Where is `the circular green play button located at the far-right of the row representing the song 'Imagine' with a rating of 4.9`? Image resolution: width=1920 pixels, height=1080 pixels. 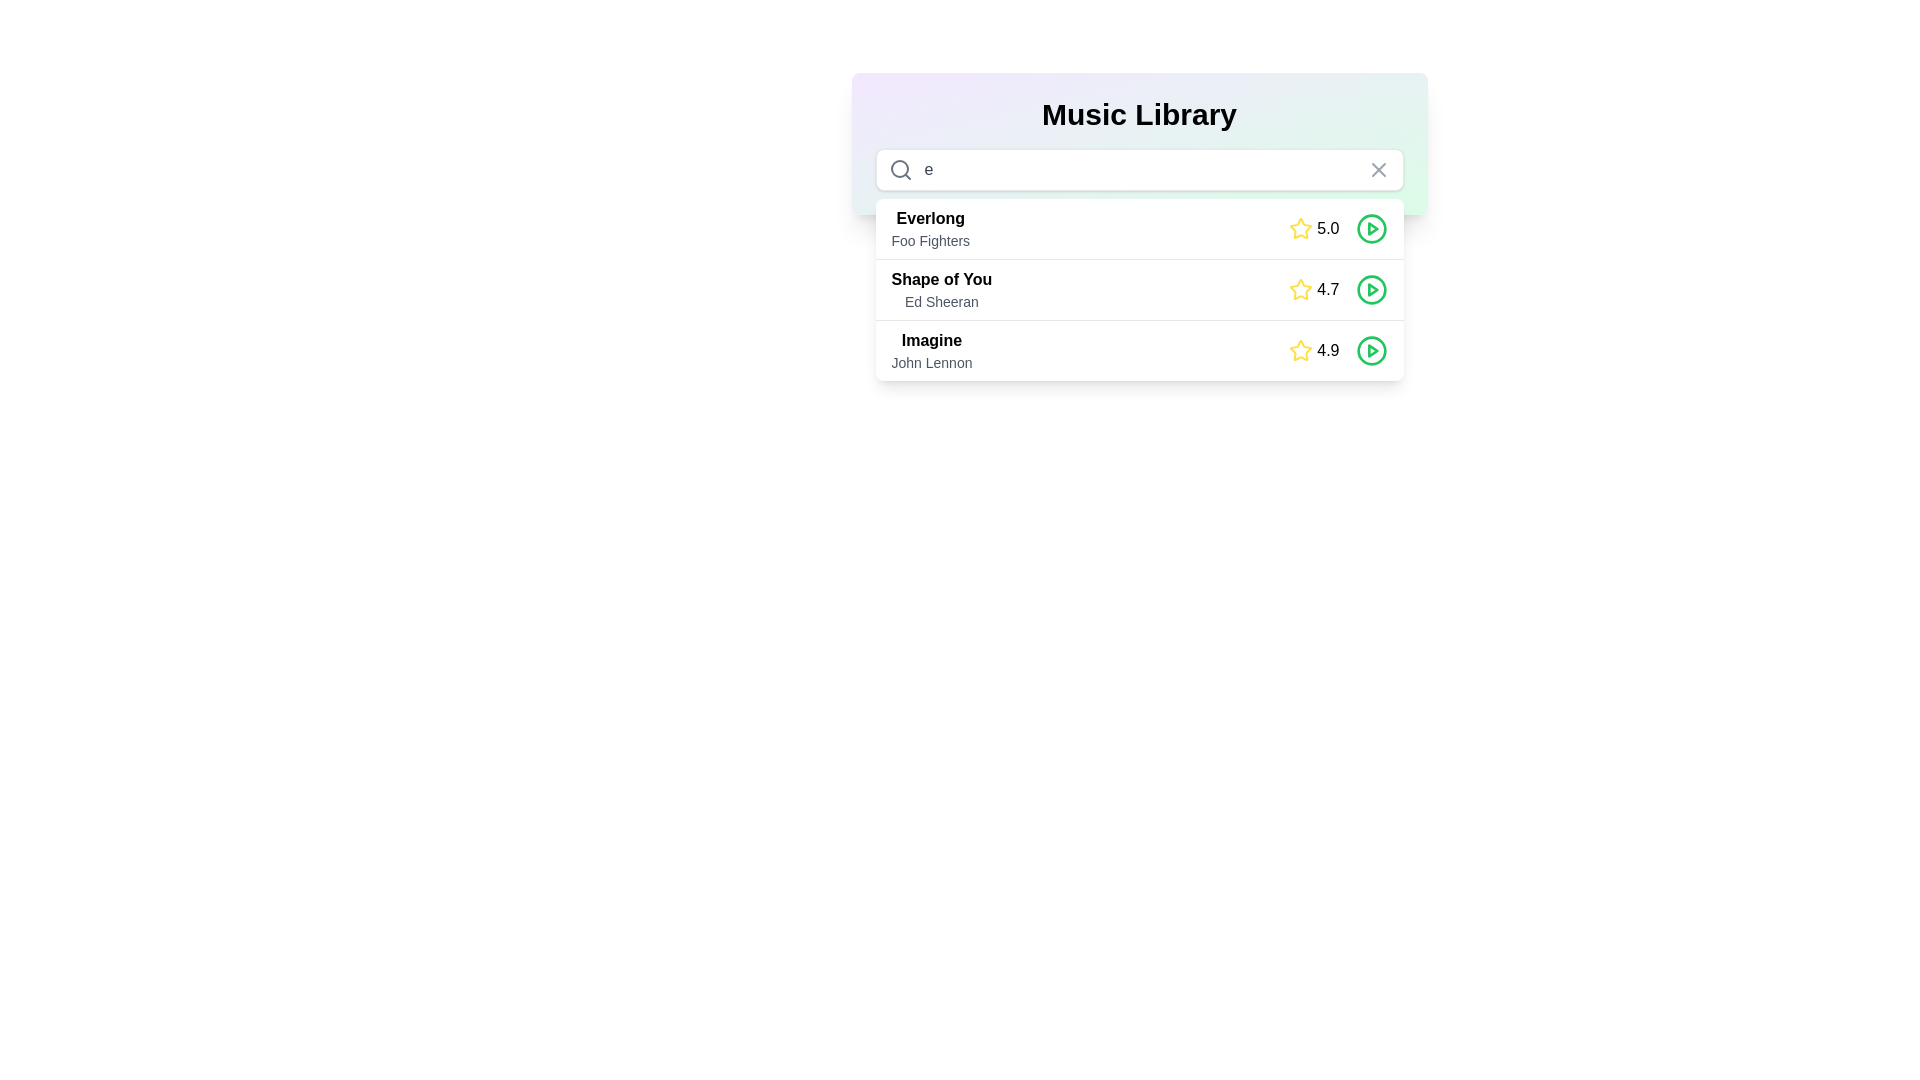
the circular green play button located at the far-right of the row representing the song 'Imagine' with a rating of 4.9 is located at coordinates (1370, 350).